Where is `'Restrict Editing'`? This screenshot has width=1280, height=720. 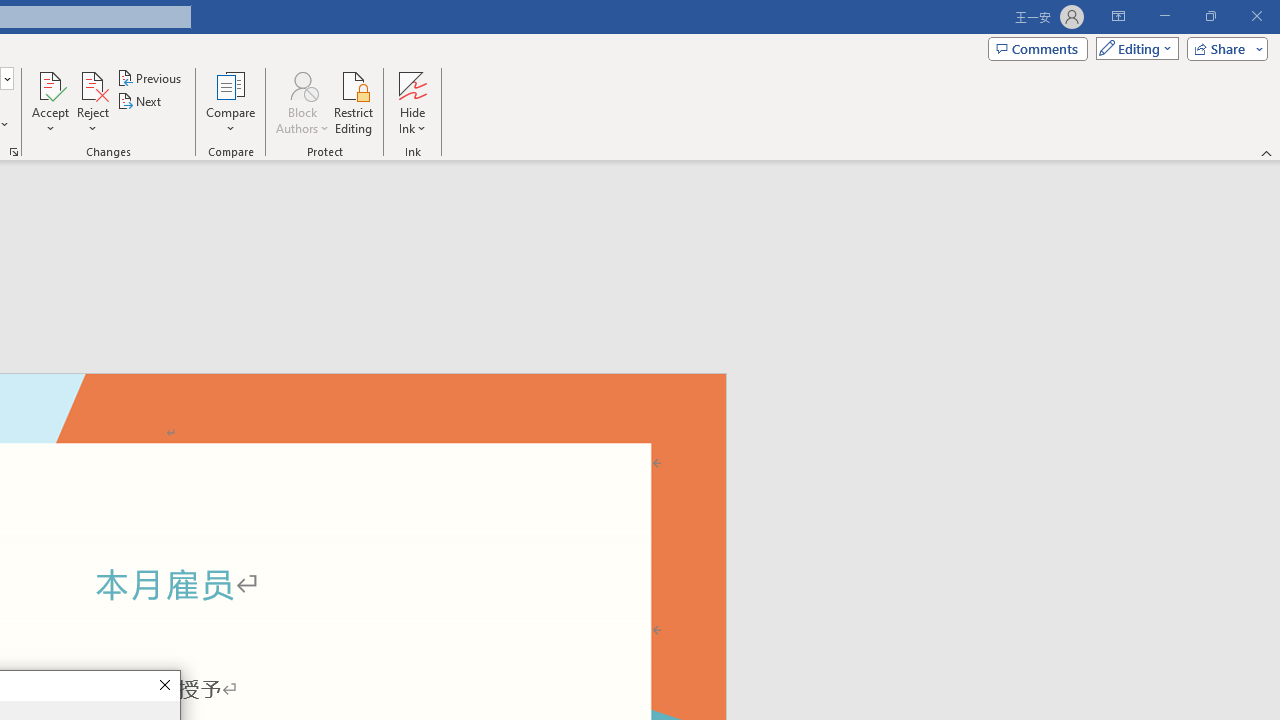
'Restrict Editing' is located at coordinates (353, 103).